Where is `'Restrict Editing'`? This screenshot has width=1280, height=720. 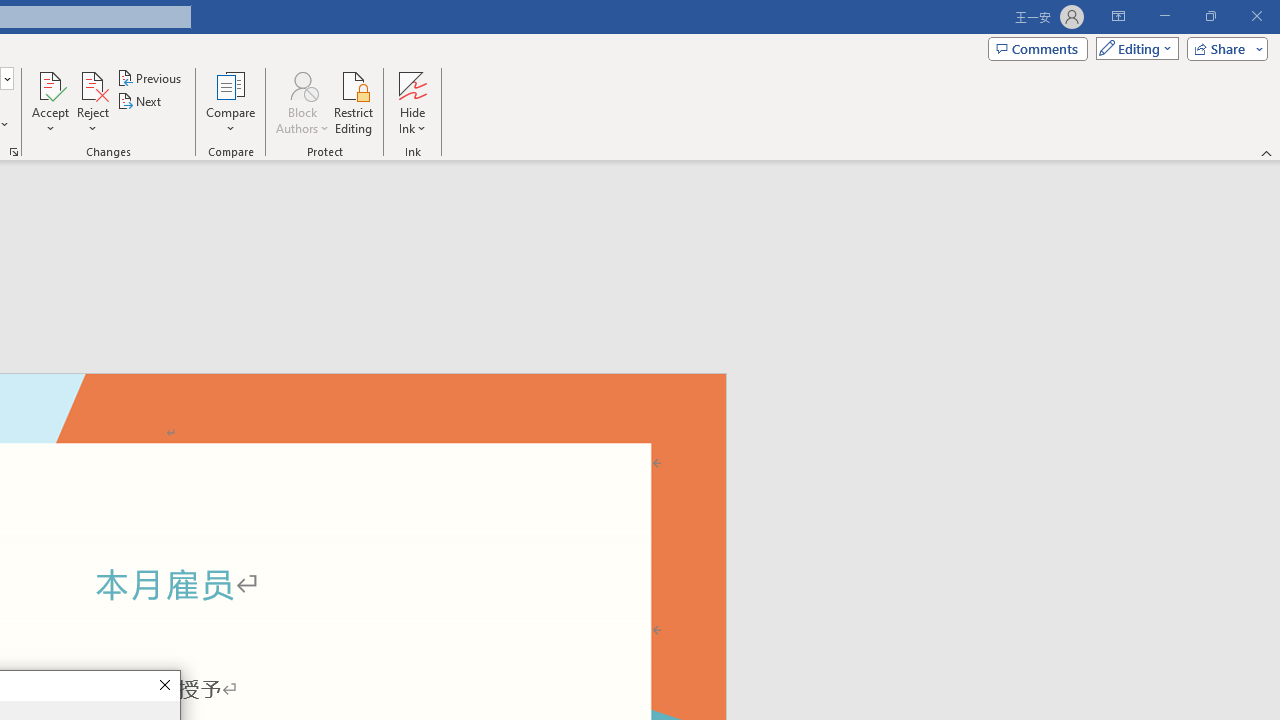
'Restrict Editing' is located at coordinates (353, 103).